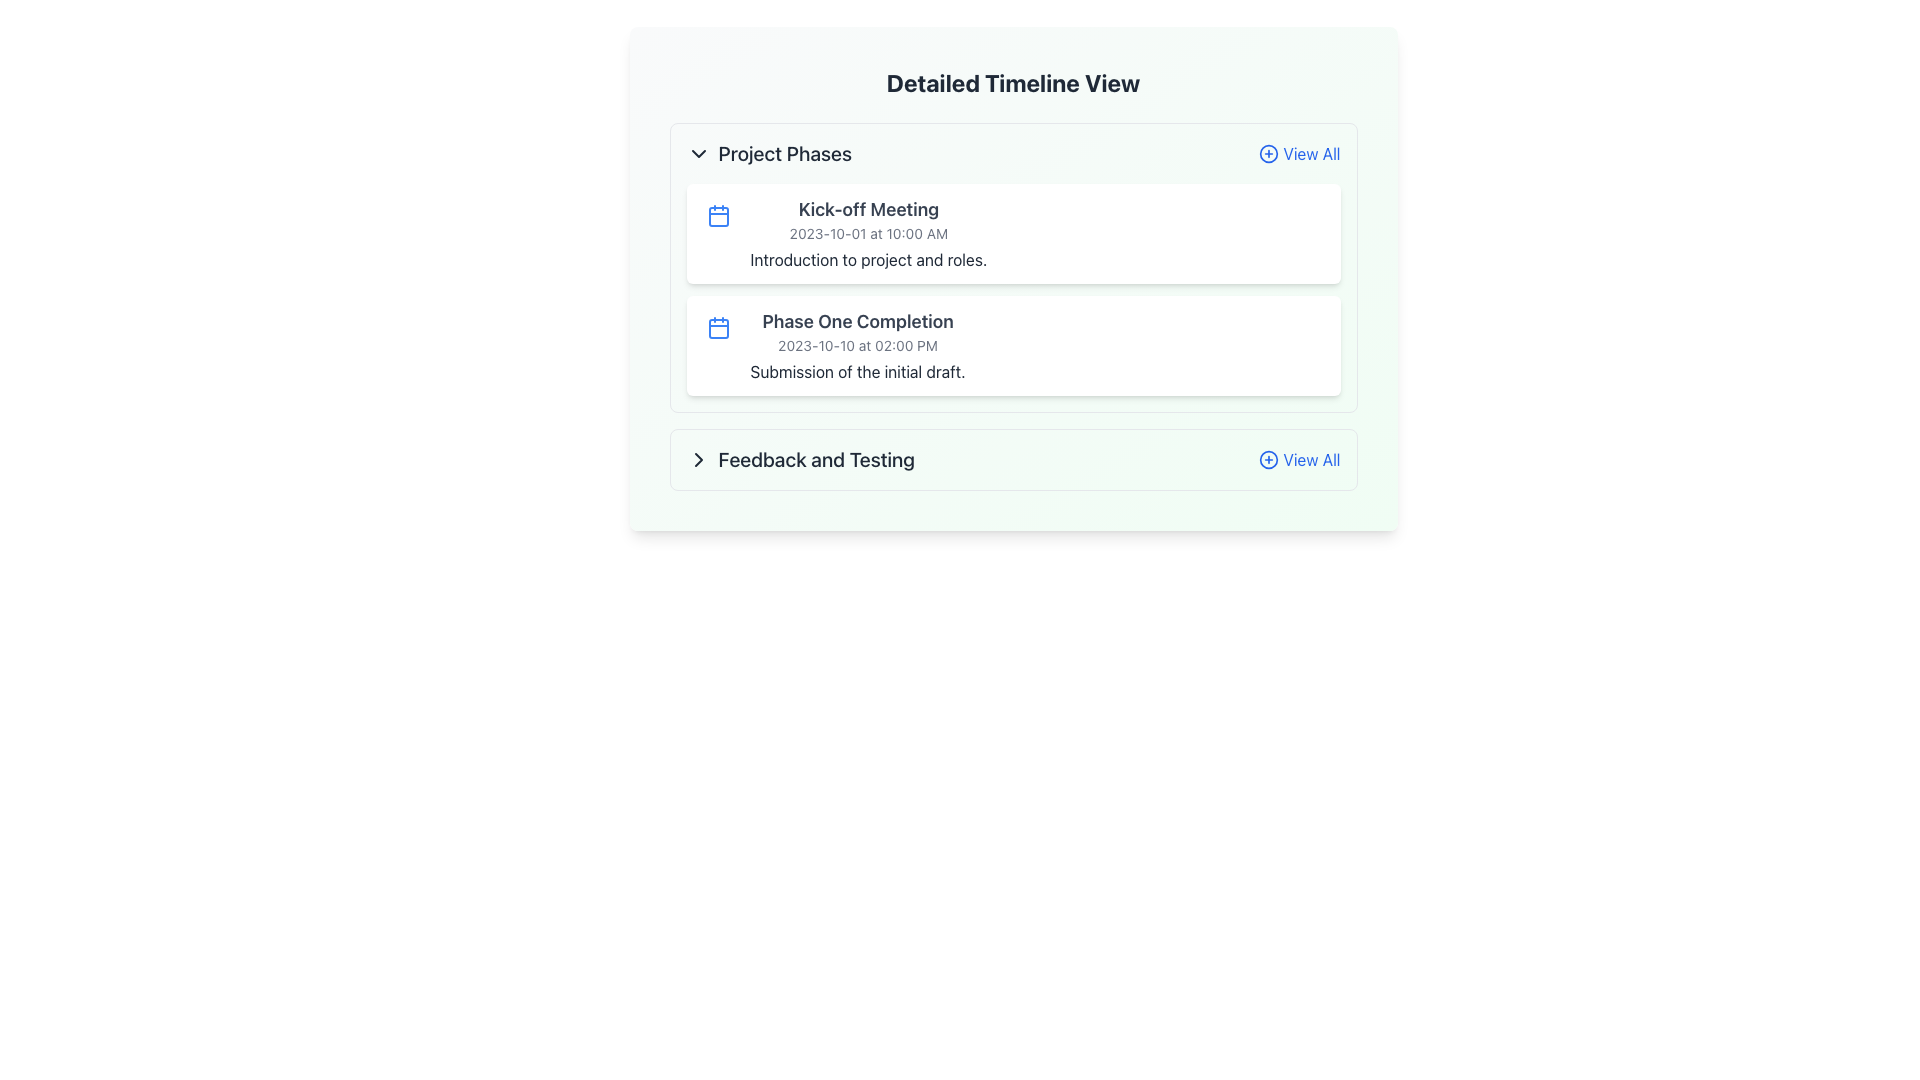 The image size is (1920, 1080). I want to click on the decorative shape representing a calendar icon located to the left of the 'Kick-off Meeting' text in the project timeline section, so click(718, 216).